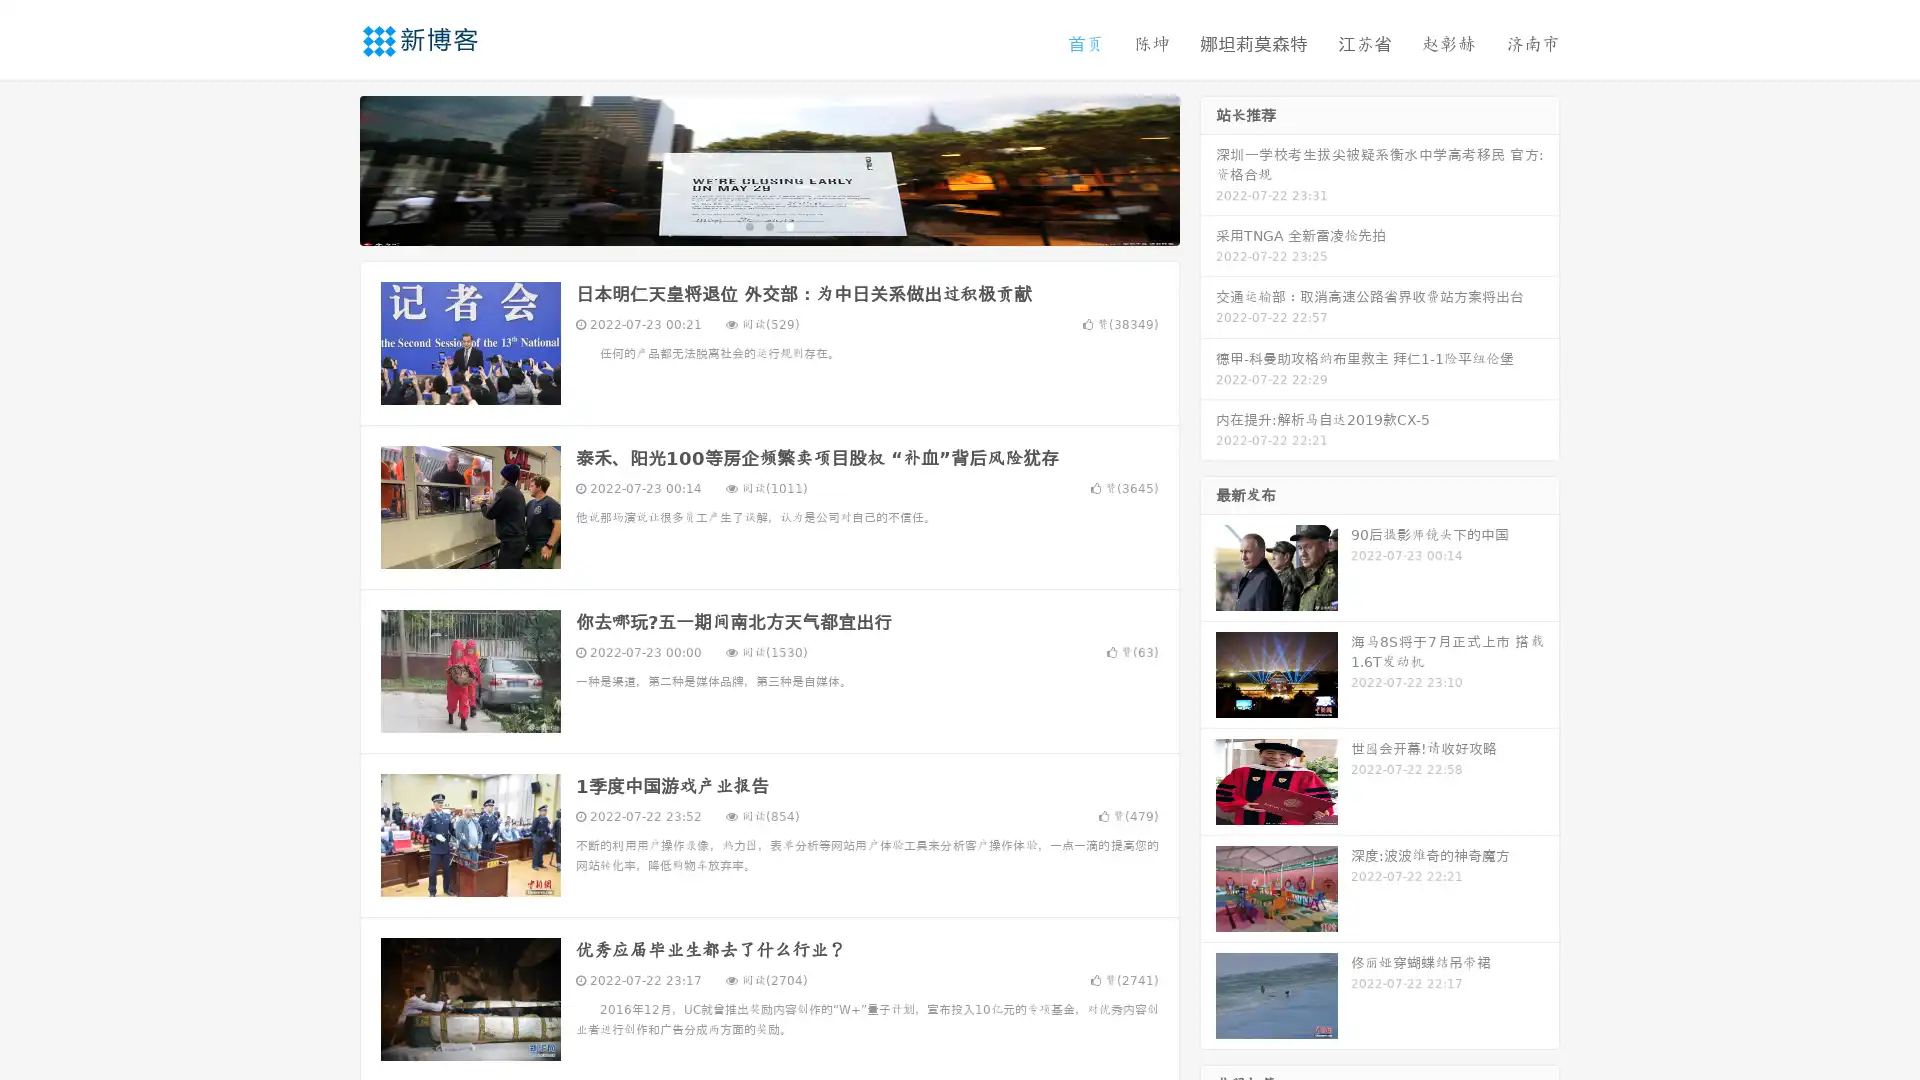 The height and width of the screenshot is (1080, 1920). What do you see at coordinates (1208, 168) in the screenshot?
I see `Next slide` at bounding box center [1208, 168].